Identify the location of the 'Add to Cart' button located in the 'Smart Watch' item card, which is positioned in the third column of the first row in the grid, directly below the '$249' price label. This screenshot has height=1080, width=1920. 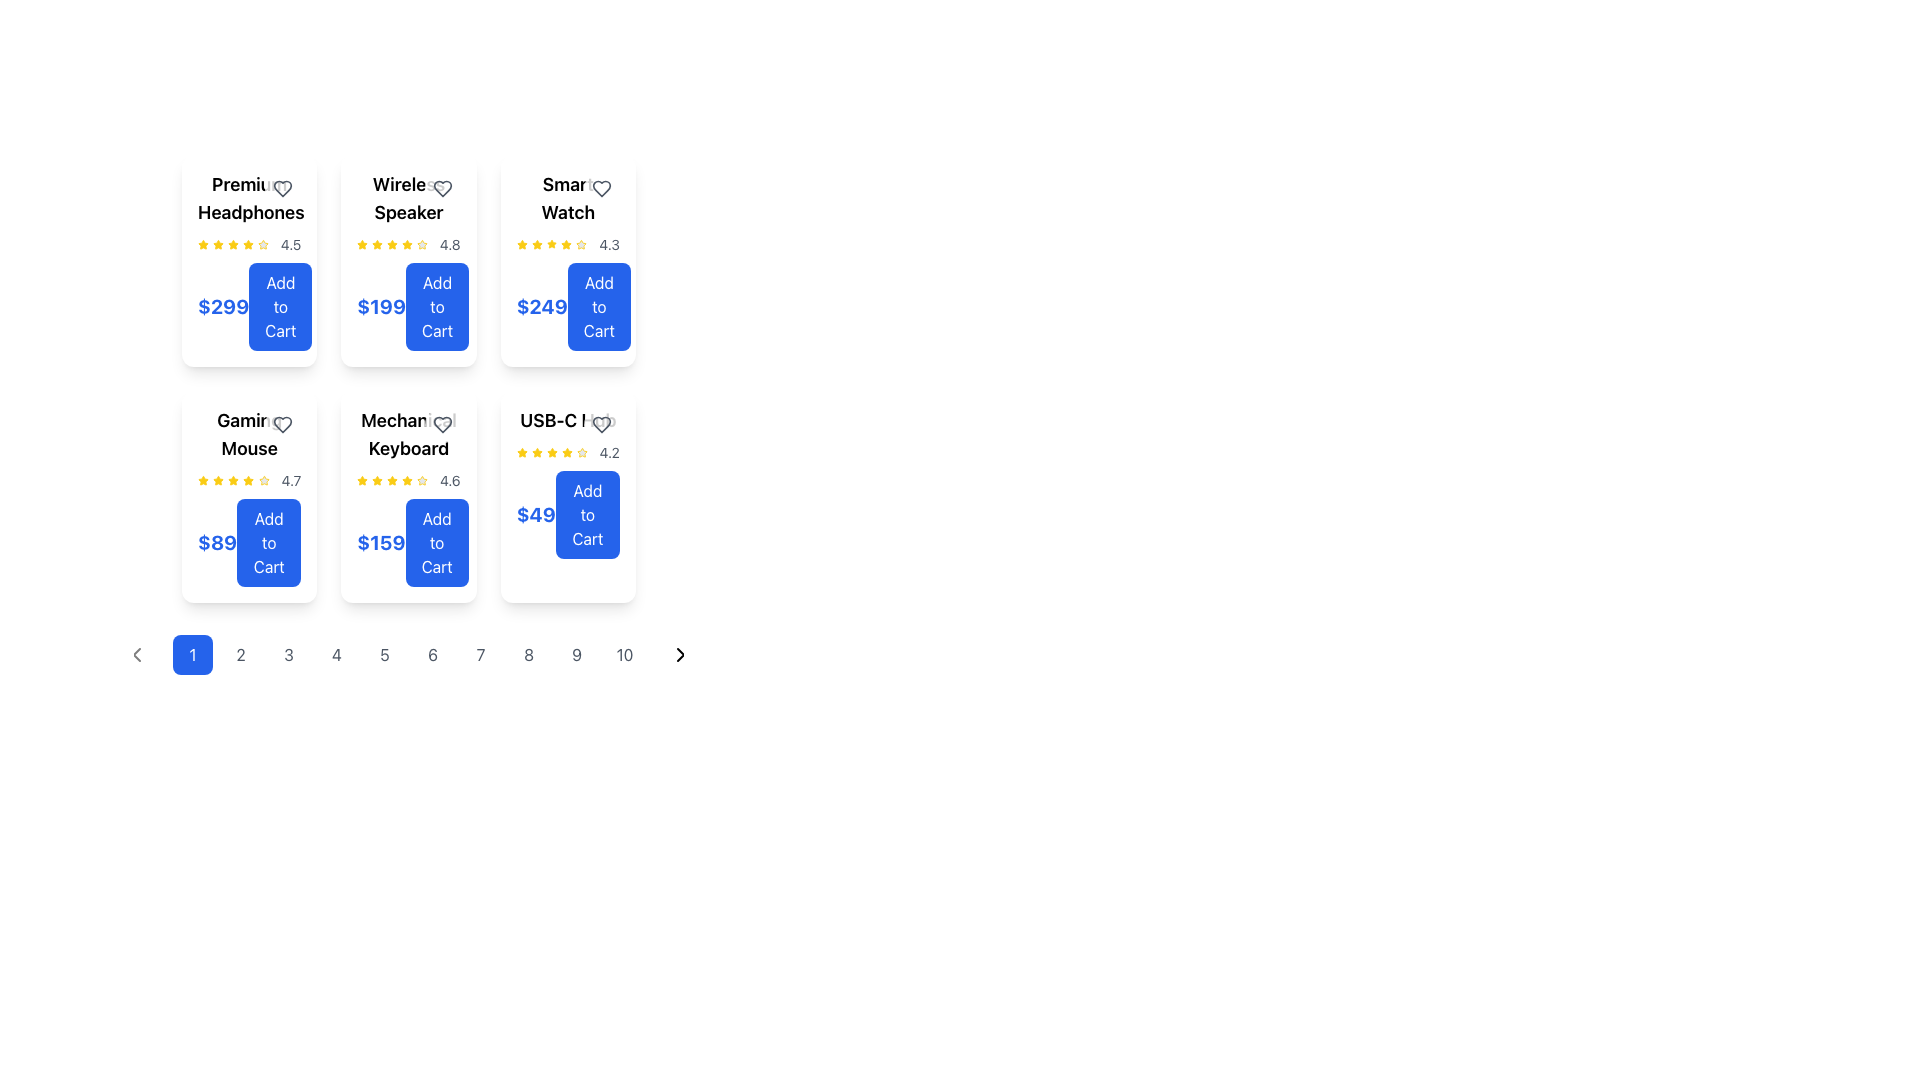
(598, 307).